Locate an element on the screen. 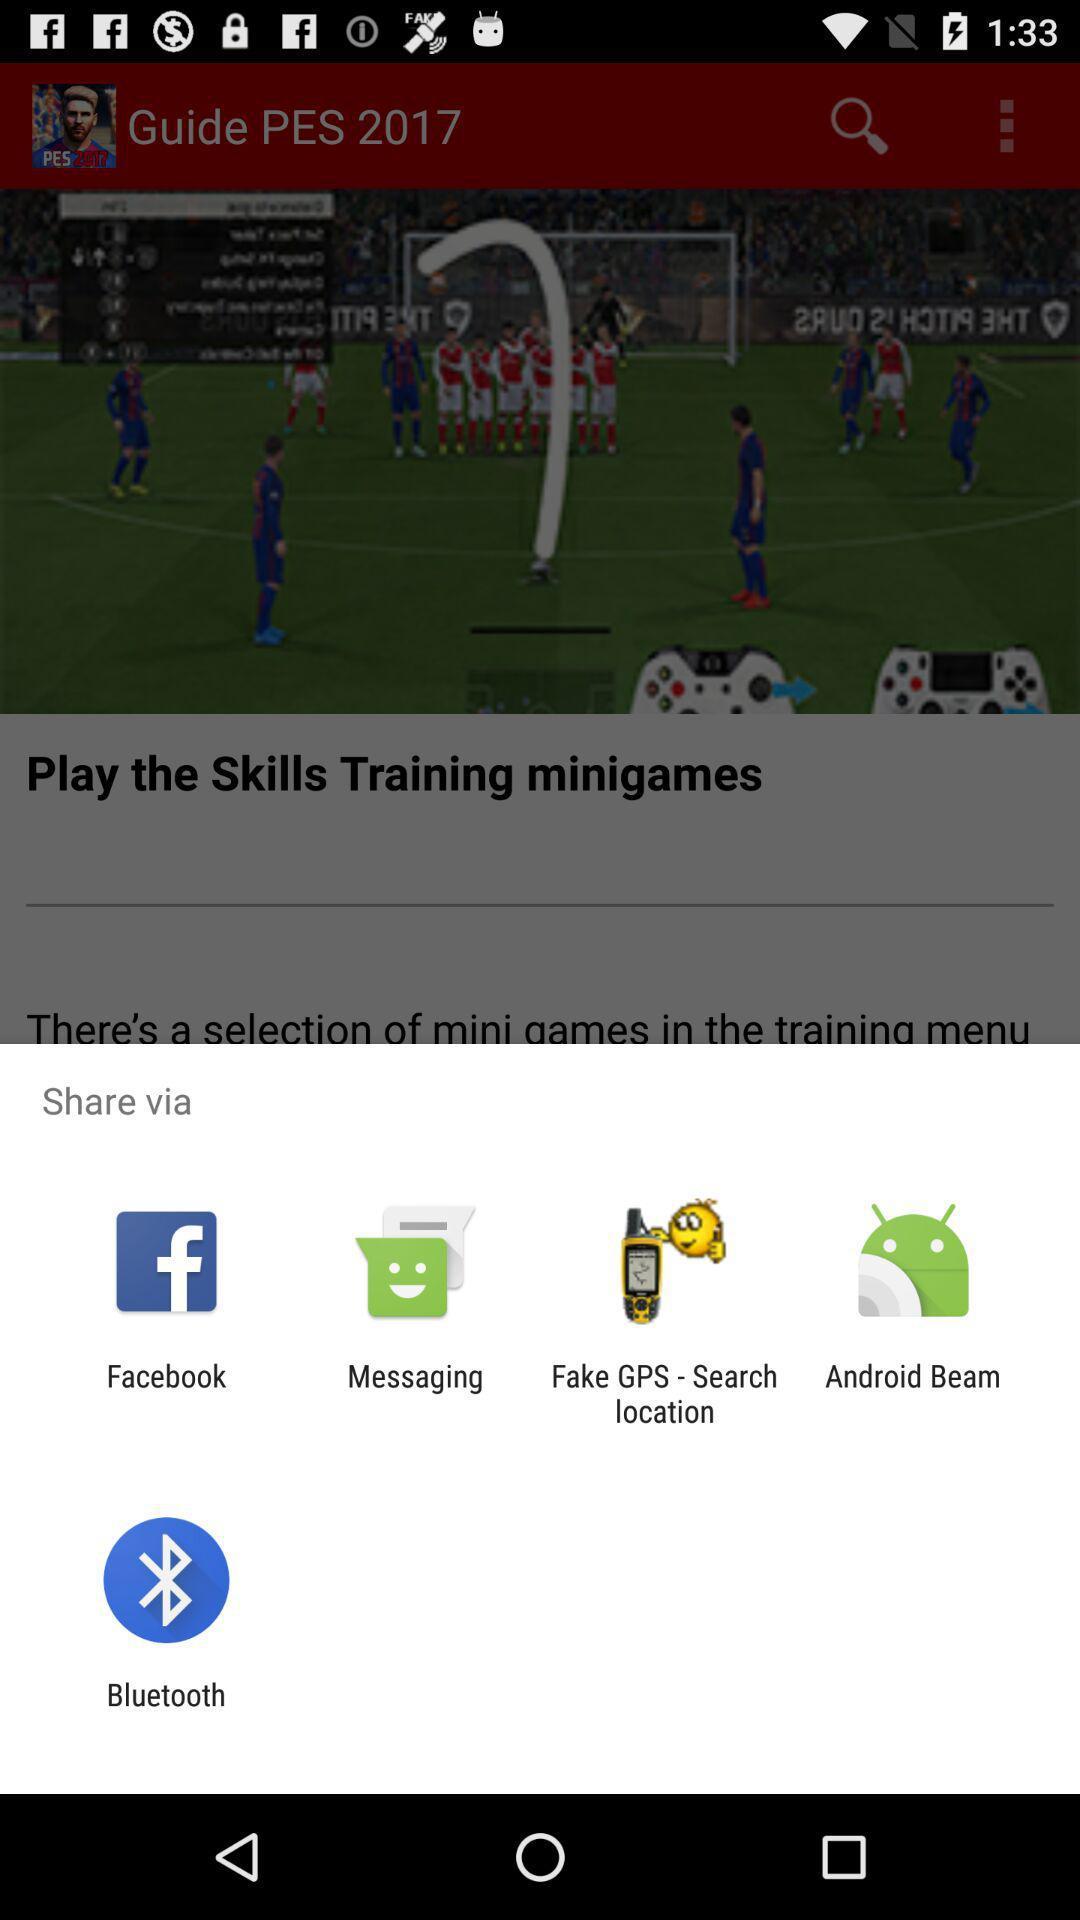  fake gps search is located at coordinates (664, 1392).